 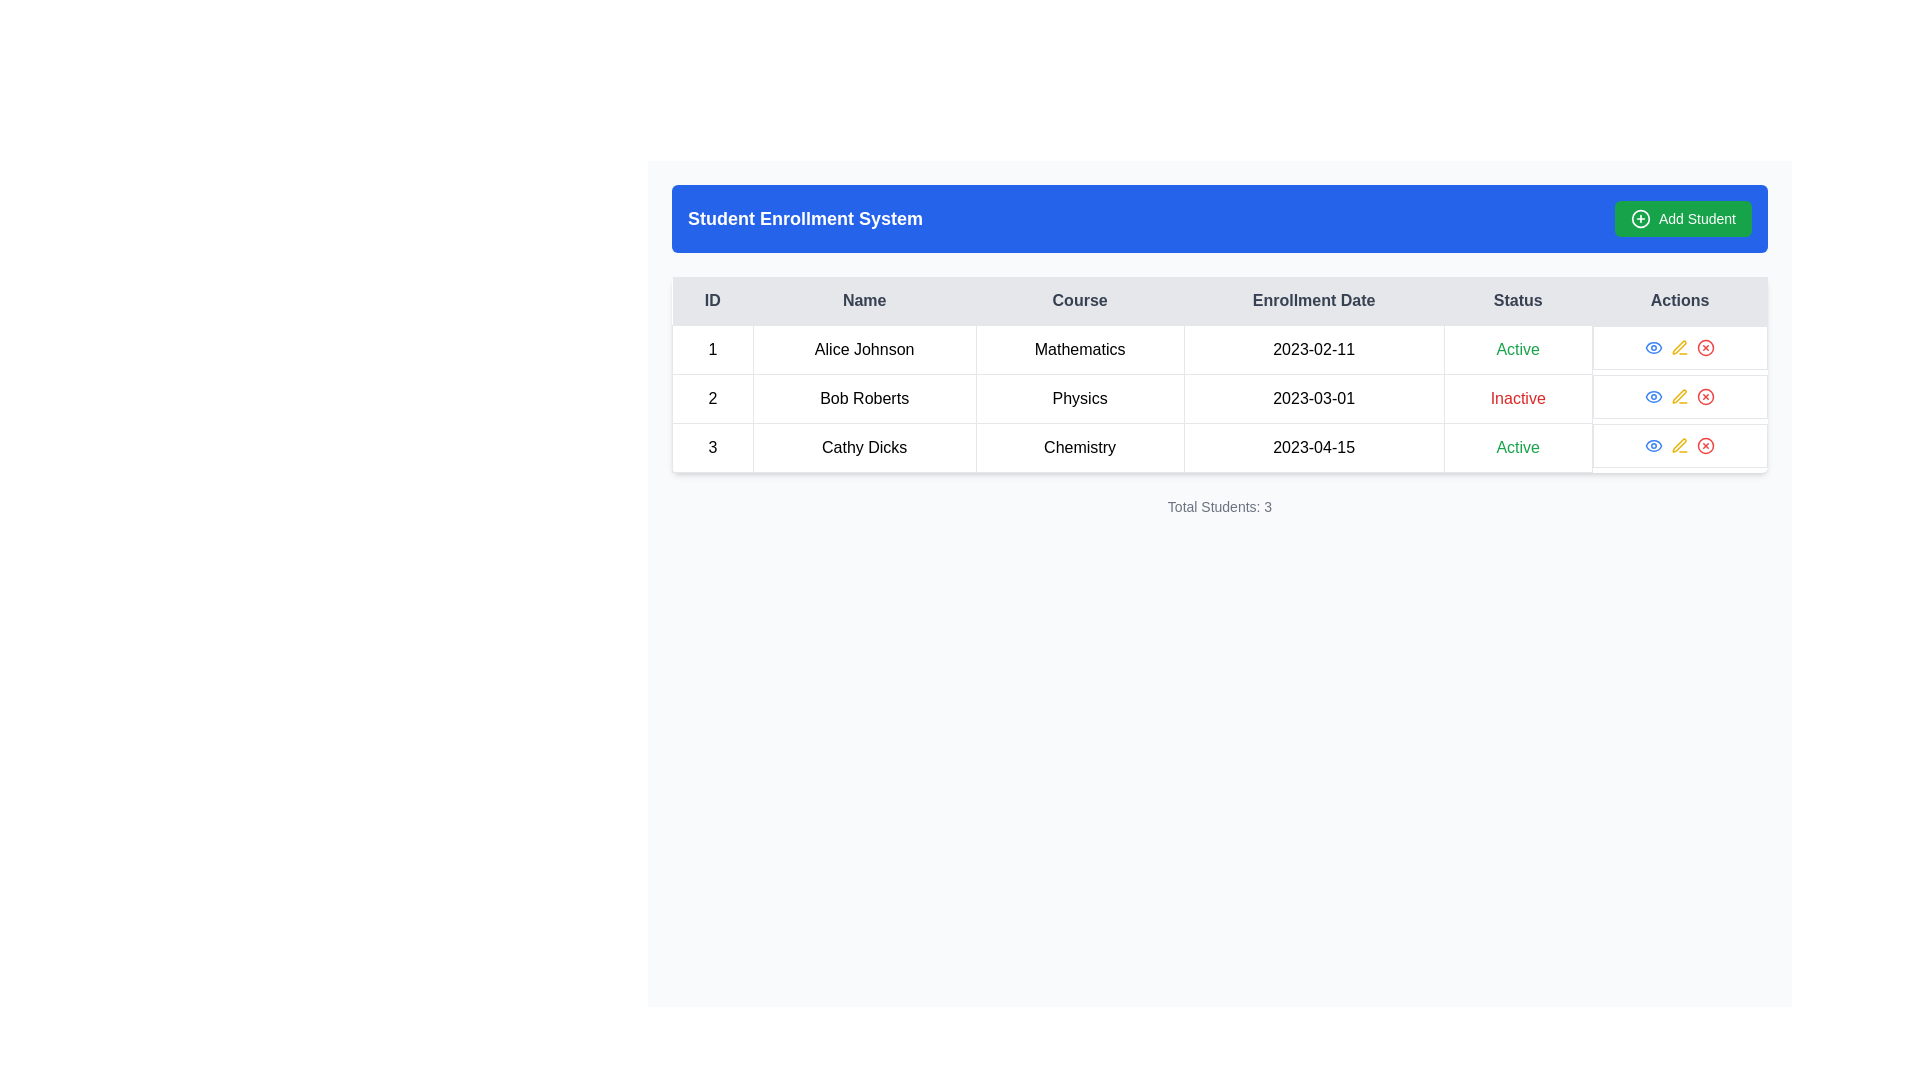 What do you see at coordinates (1079, 349) in the screenshot?
I see `the content of the Text Display Cell that displays the course enrolled by the student 'Alice Johnson' in the table under the 'Student Enrollment System' header` at bounding box center [1079, 349].